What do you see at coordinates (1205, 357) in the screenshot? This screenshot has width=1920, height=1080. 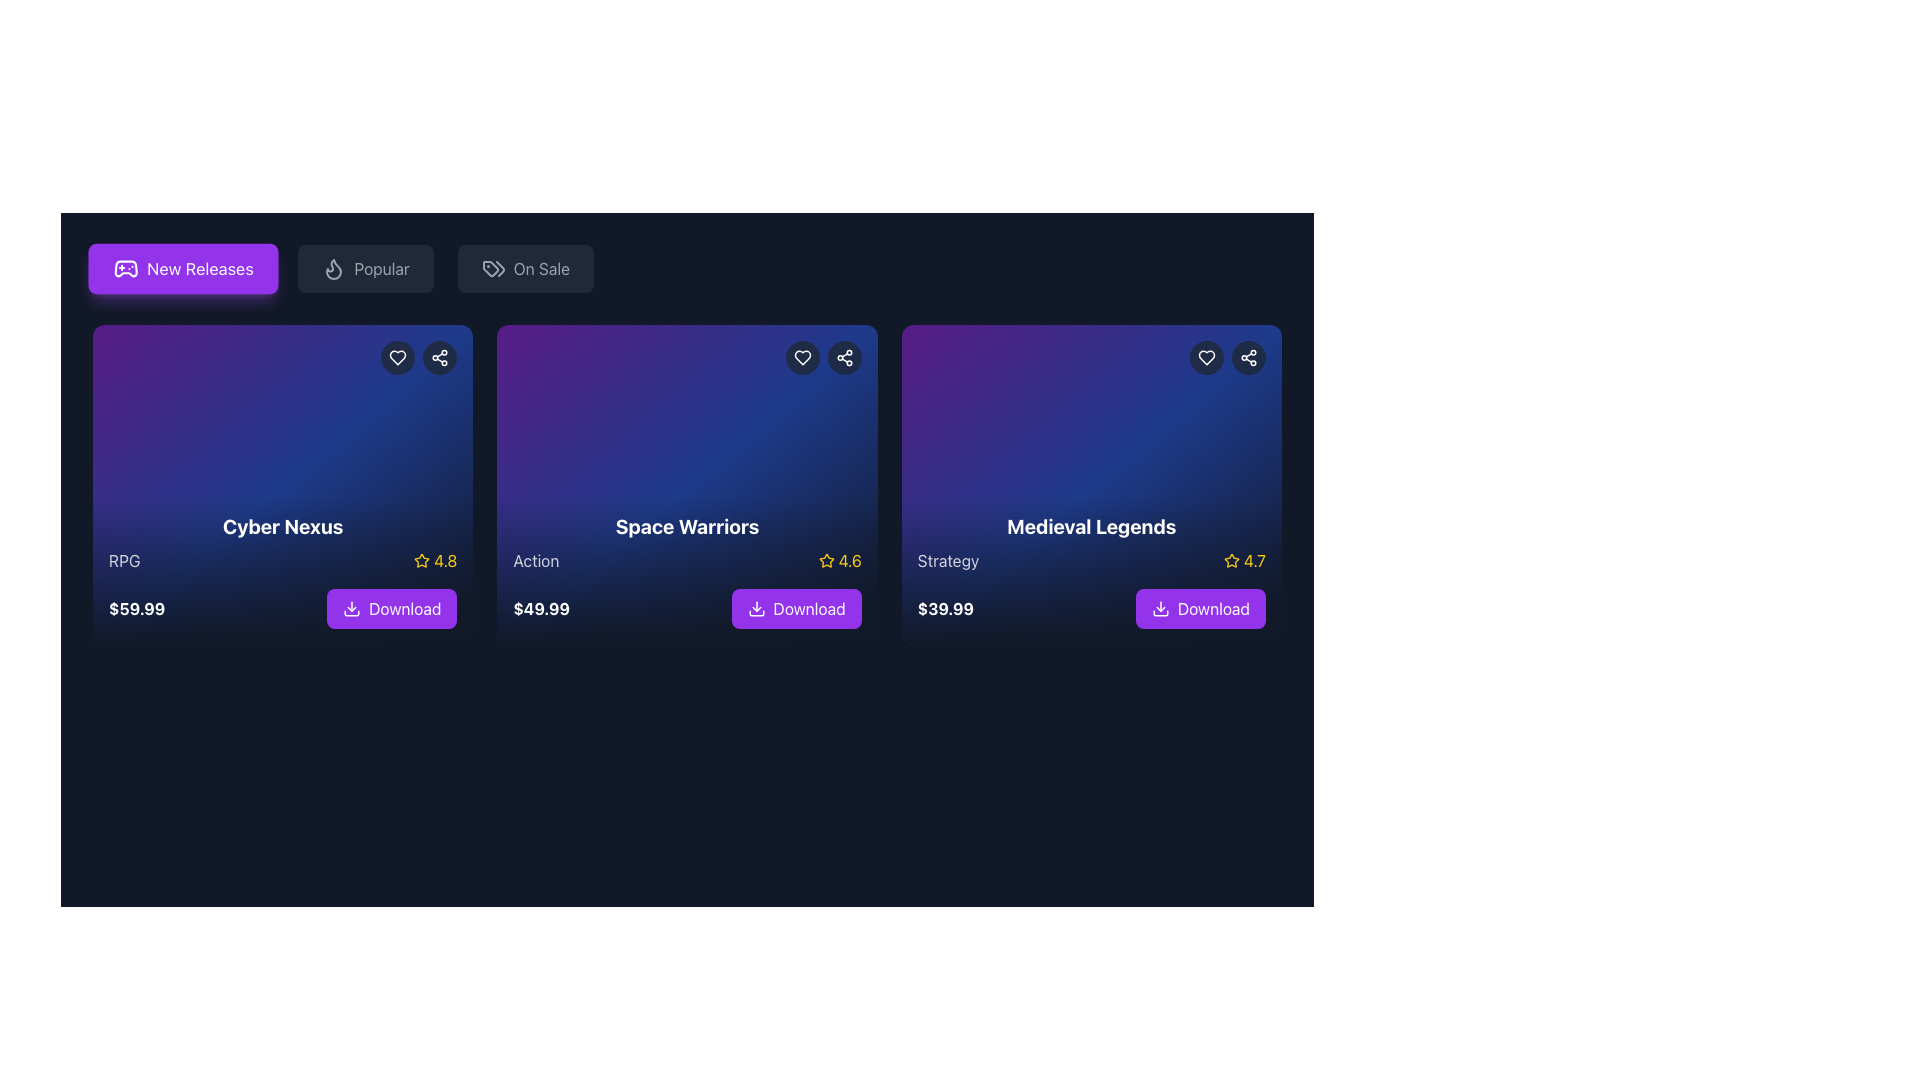 I see `the heart icon in the top-right corner of the 'Medieval Legends' card to mark it as a favorite` at bounding box center [1205, 357].